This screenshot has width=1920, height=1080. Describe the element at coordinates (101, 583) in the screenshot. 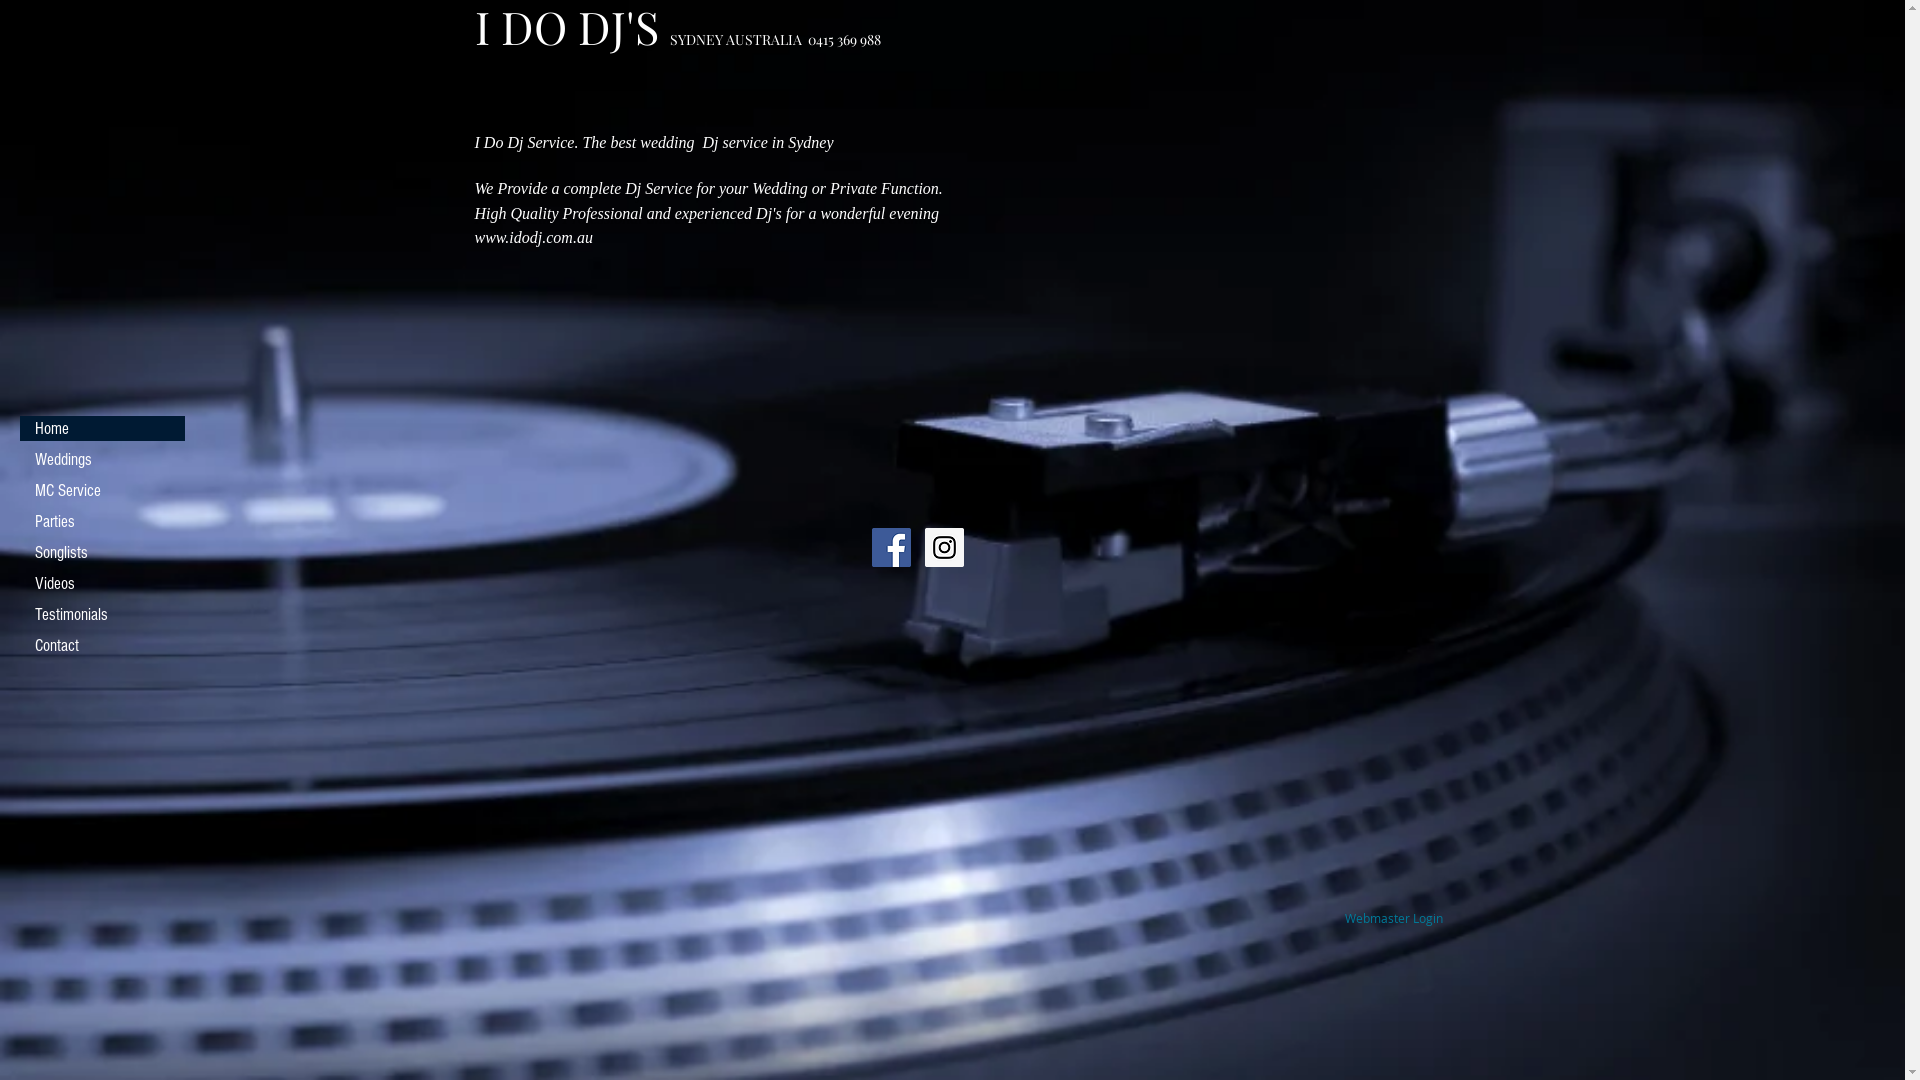

I see `'Videos'` at that location.